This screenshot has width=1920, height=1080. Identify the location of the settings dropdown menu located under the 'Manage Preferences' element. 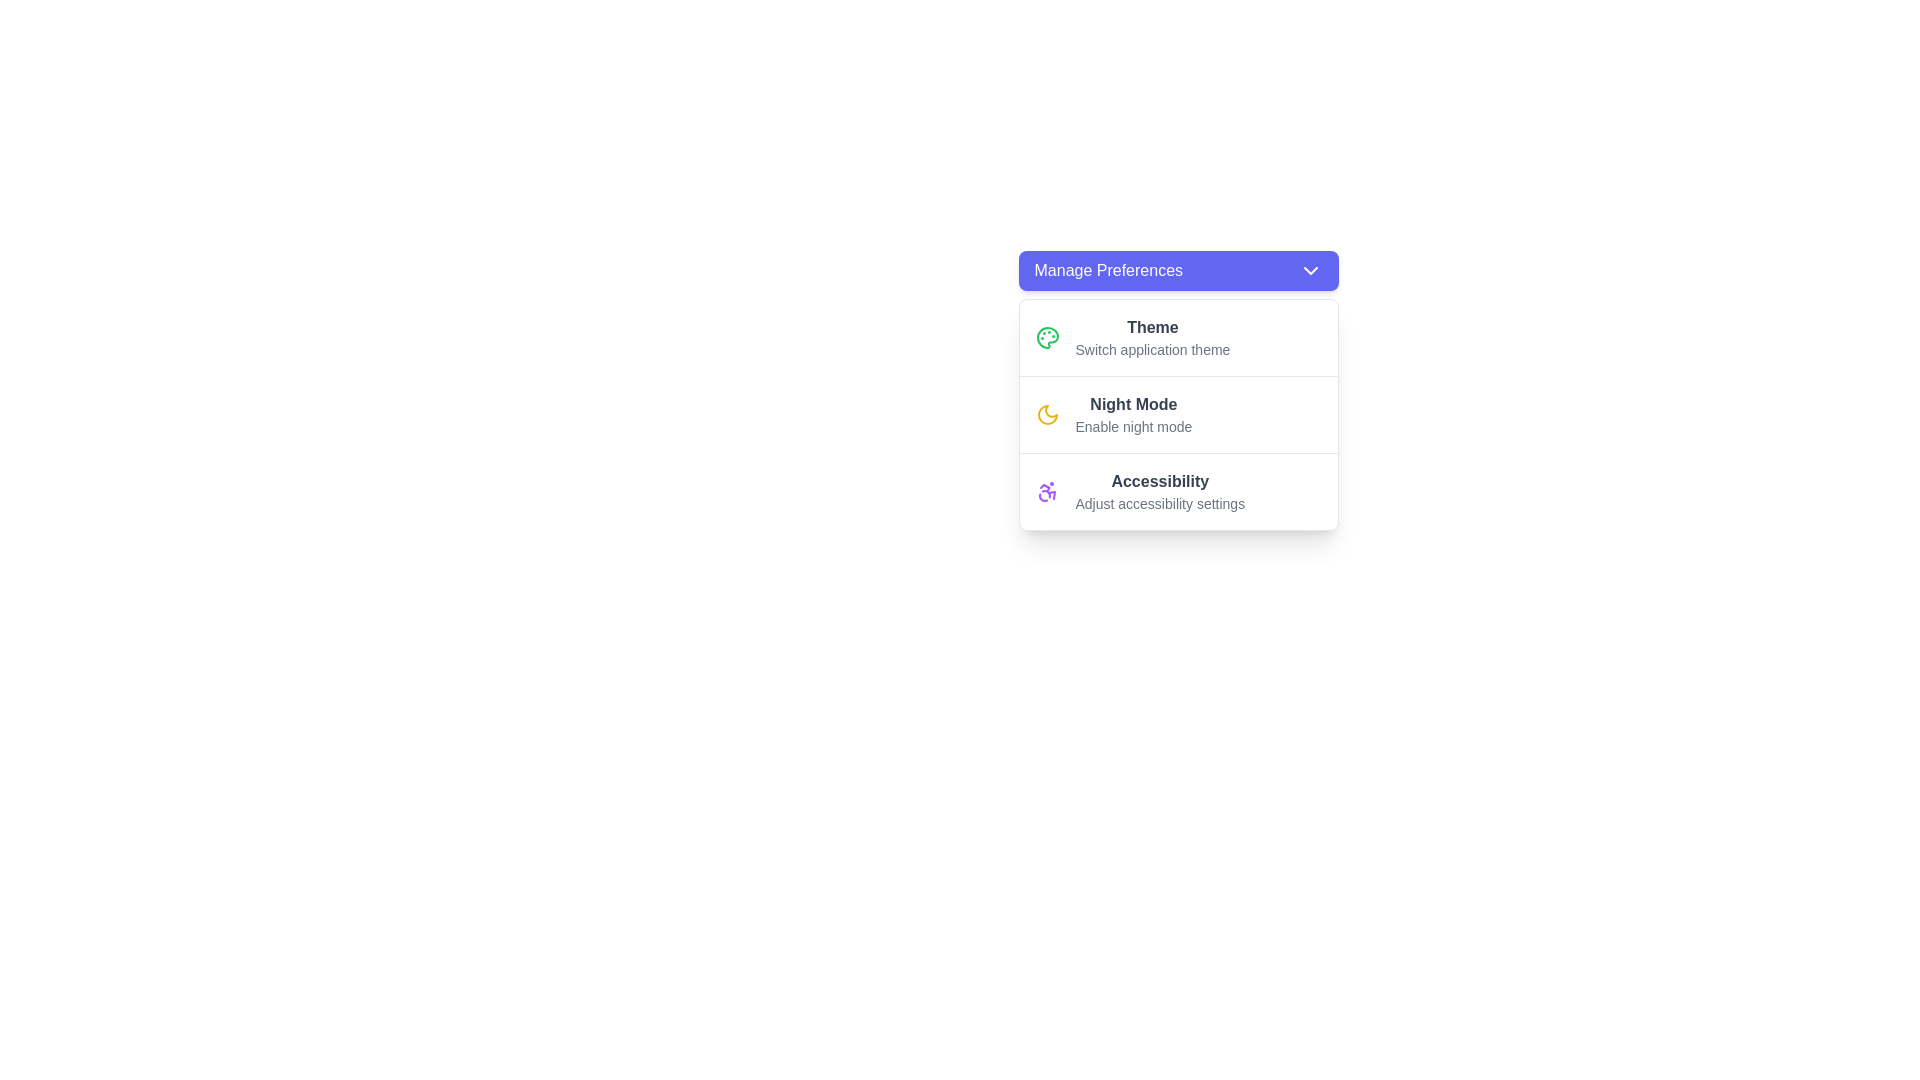
(1178, 408).